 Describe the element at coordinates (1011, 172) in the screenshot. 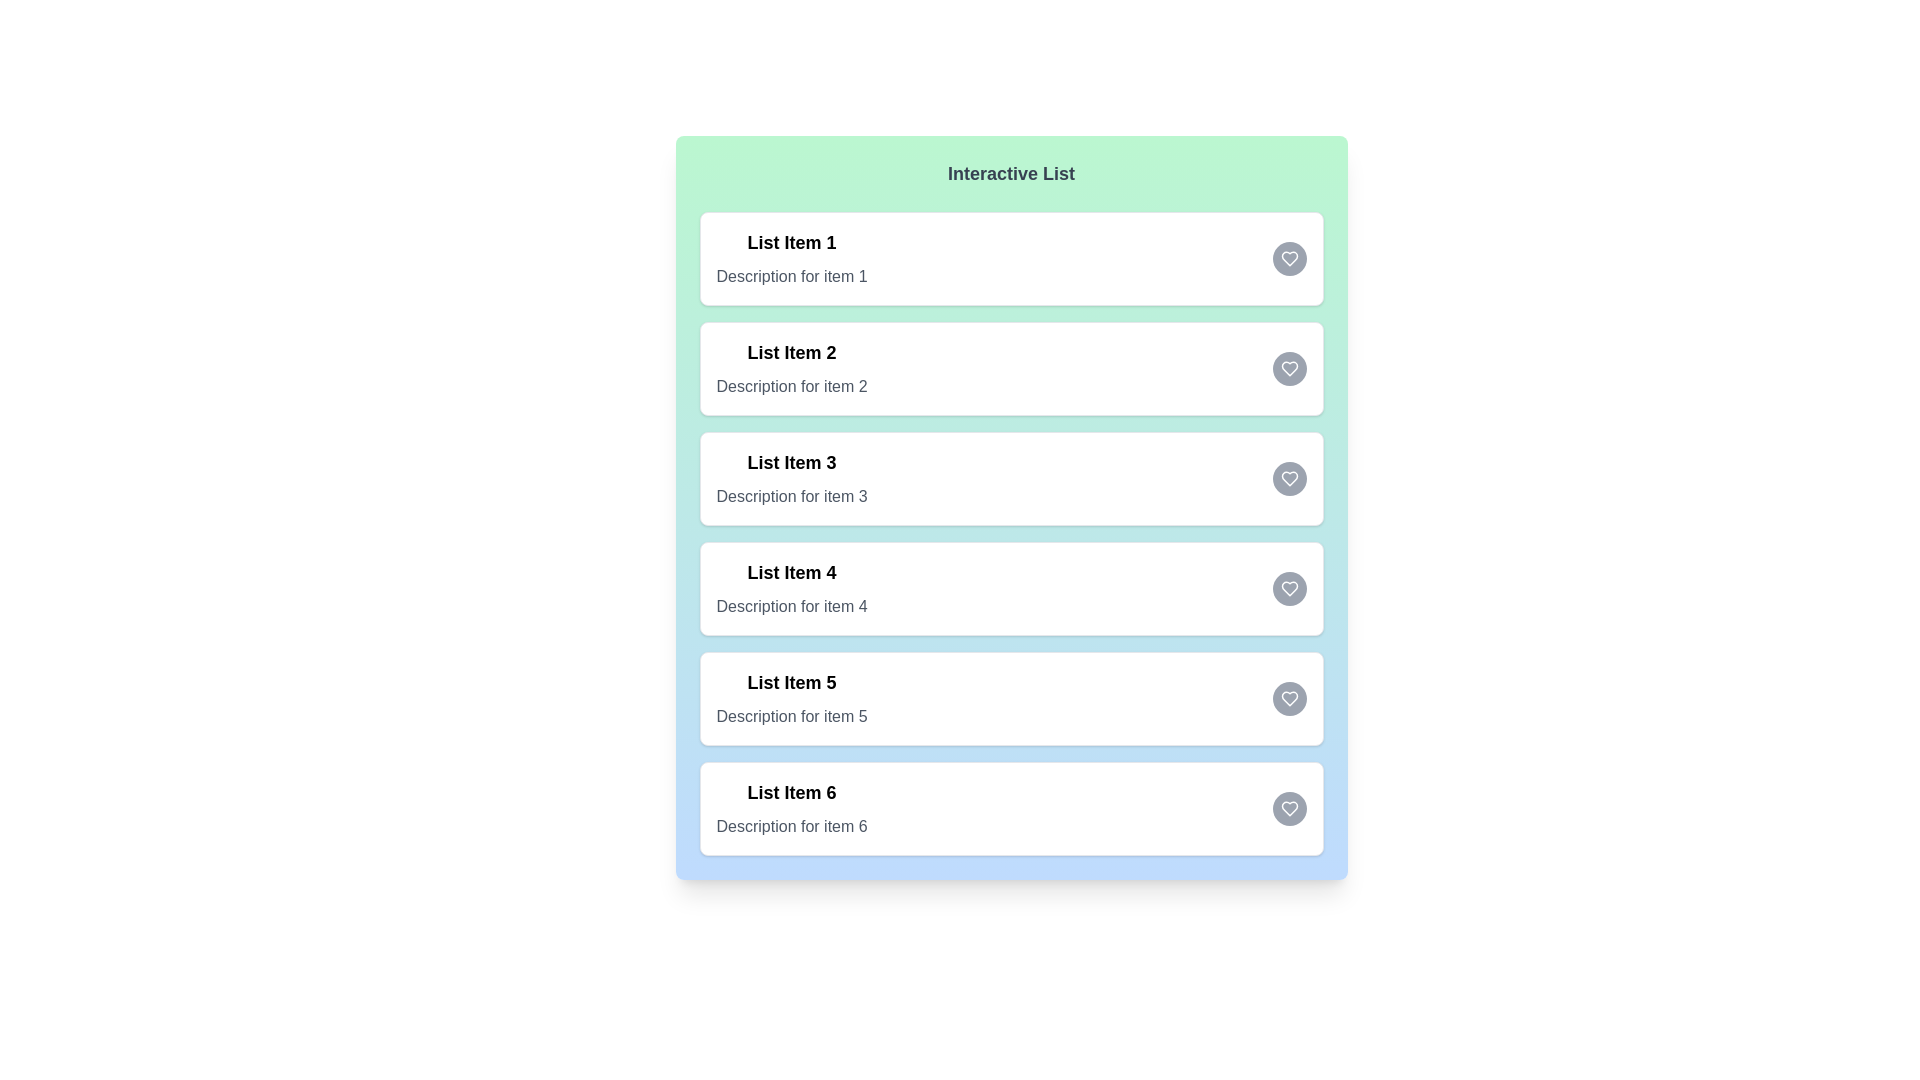

I see `the header of the list to provide context` at that location.